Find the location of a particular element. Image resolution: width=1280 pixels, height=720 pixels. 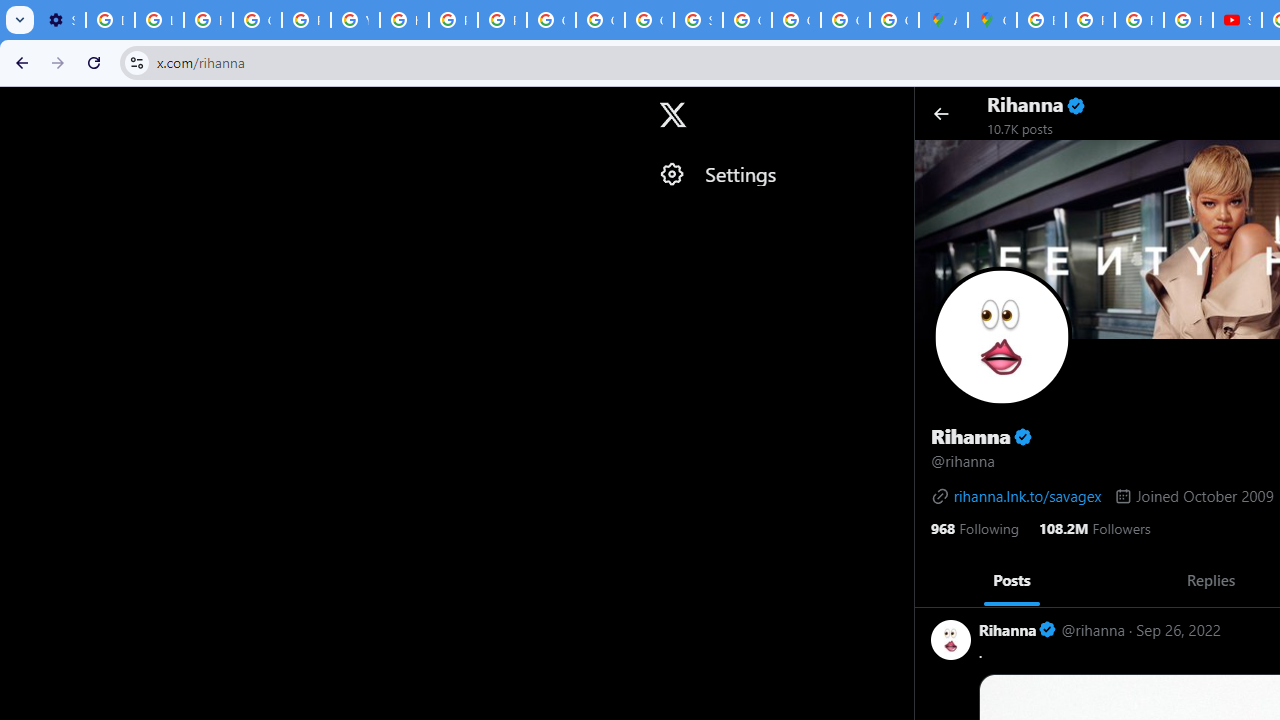

'X' is located at coordinates (672, 115).